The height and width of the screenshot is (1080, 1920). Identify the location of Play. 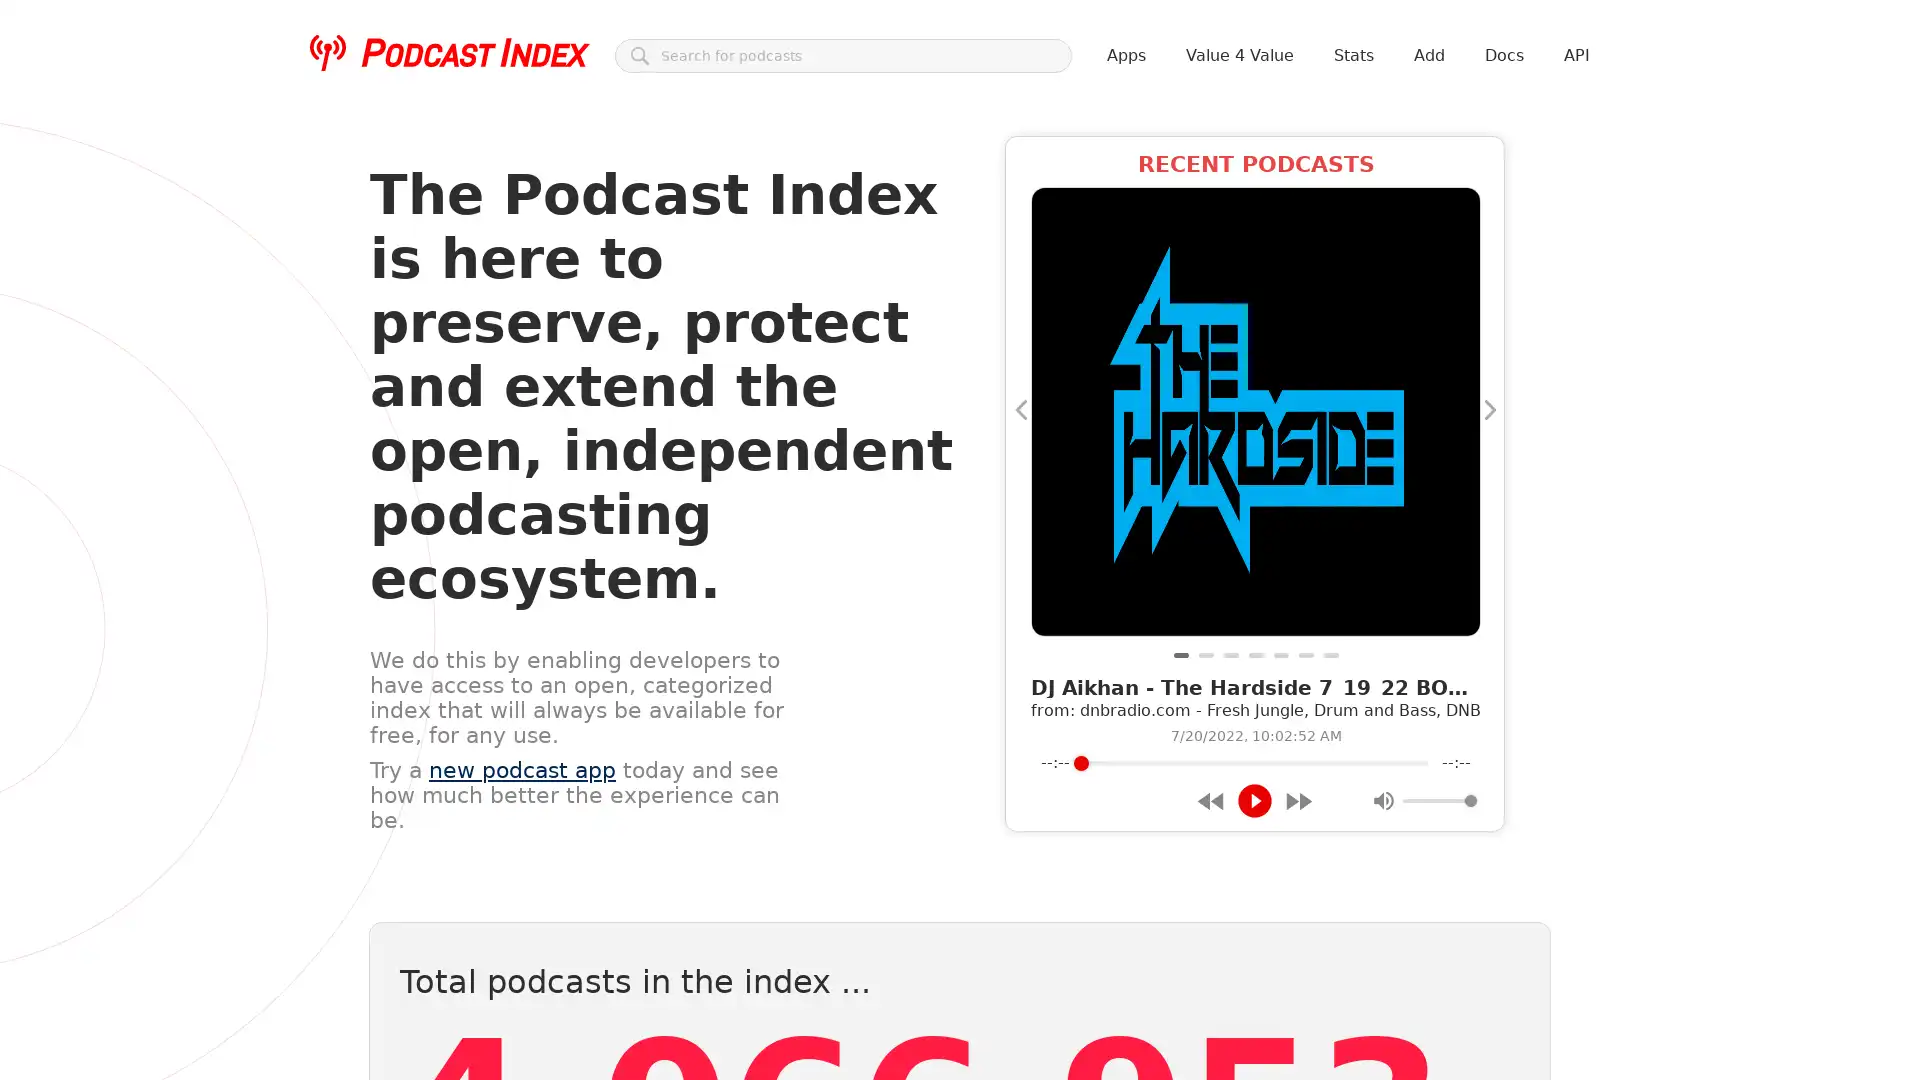
(1253, 800).